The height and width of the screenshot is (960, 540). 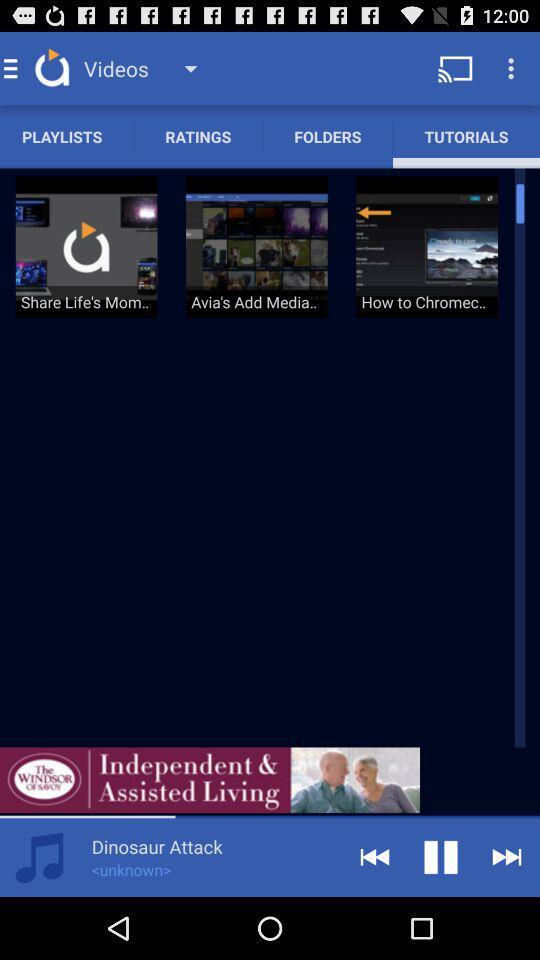 What do you see at coordinates (507, 917) in the screenshot?
I see `the skip_next icon` at bounding box center [507, 917].